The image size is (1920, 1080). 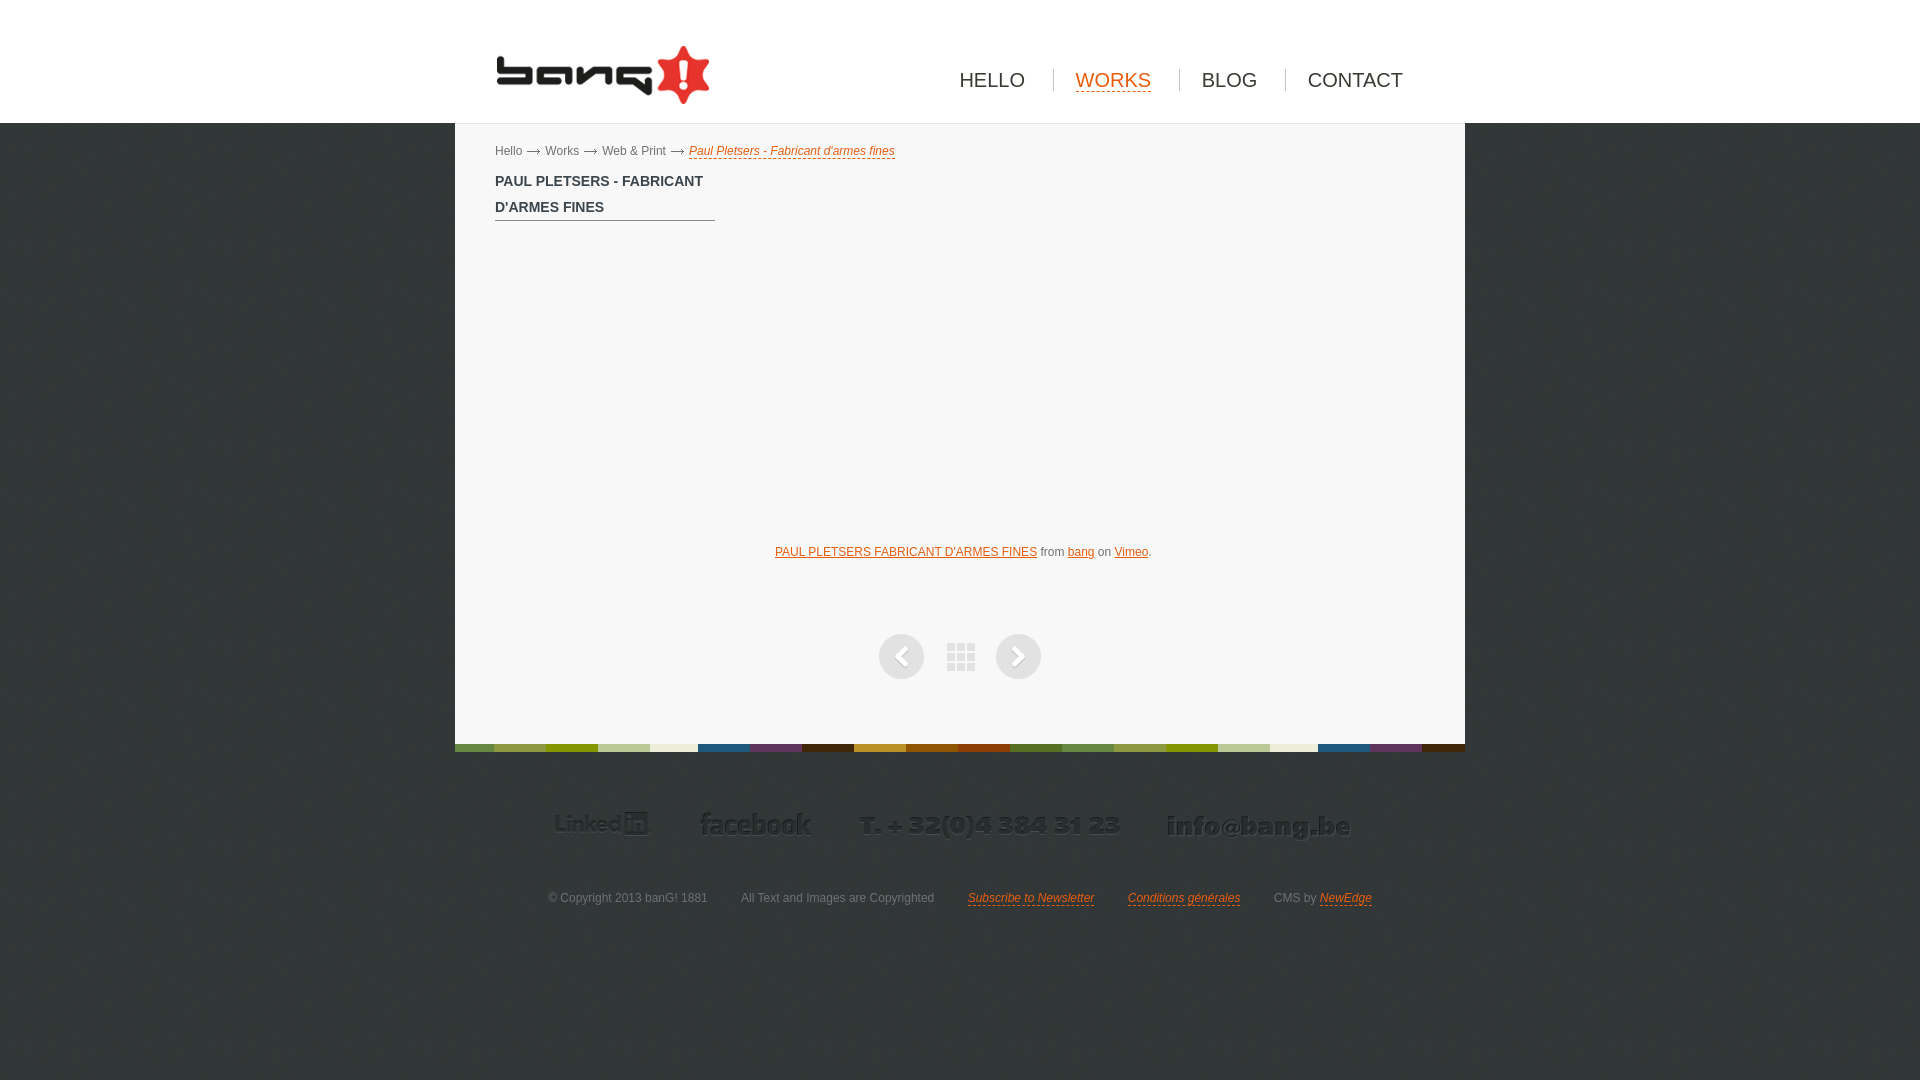 What do you see at coordinates (1112, 79) in the screenshot?
I see `'WORKS'` at bounding box center [1112, 79].